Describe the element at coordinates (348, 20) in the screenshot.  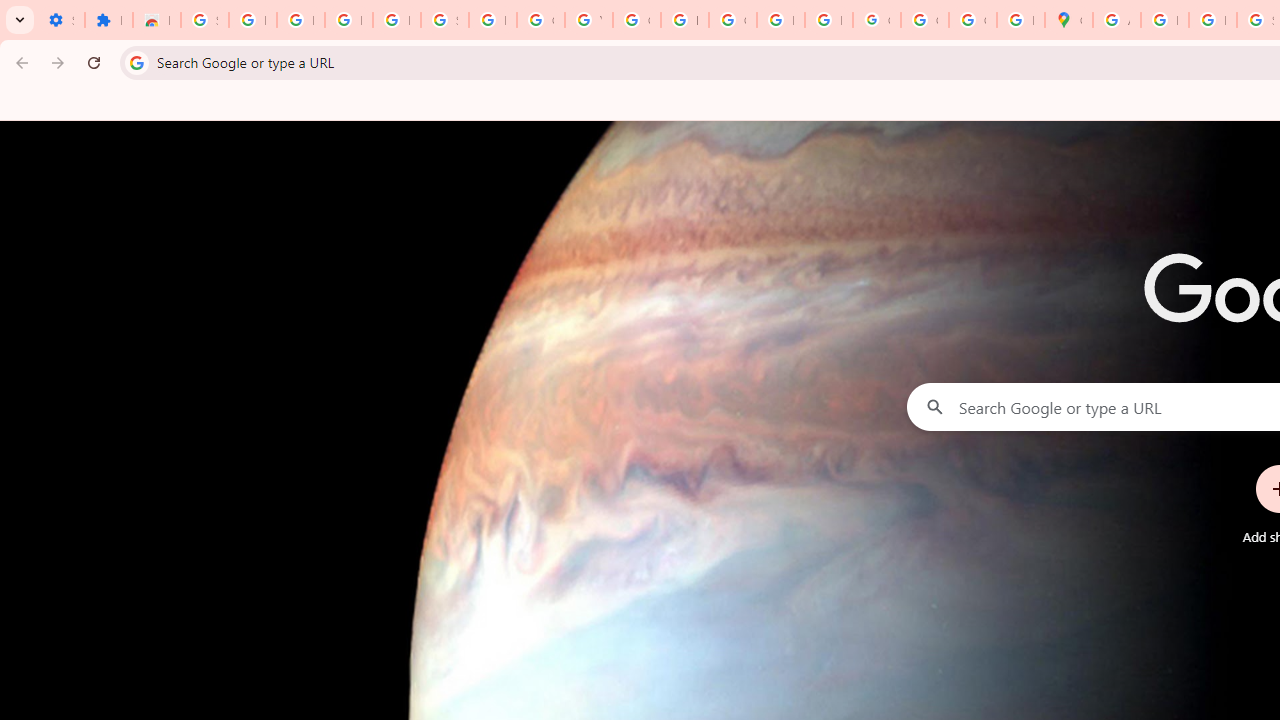
I see `'Learn how to find your photos - Google Photos Help'` at that location.